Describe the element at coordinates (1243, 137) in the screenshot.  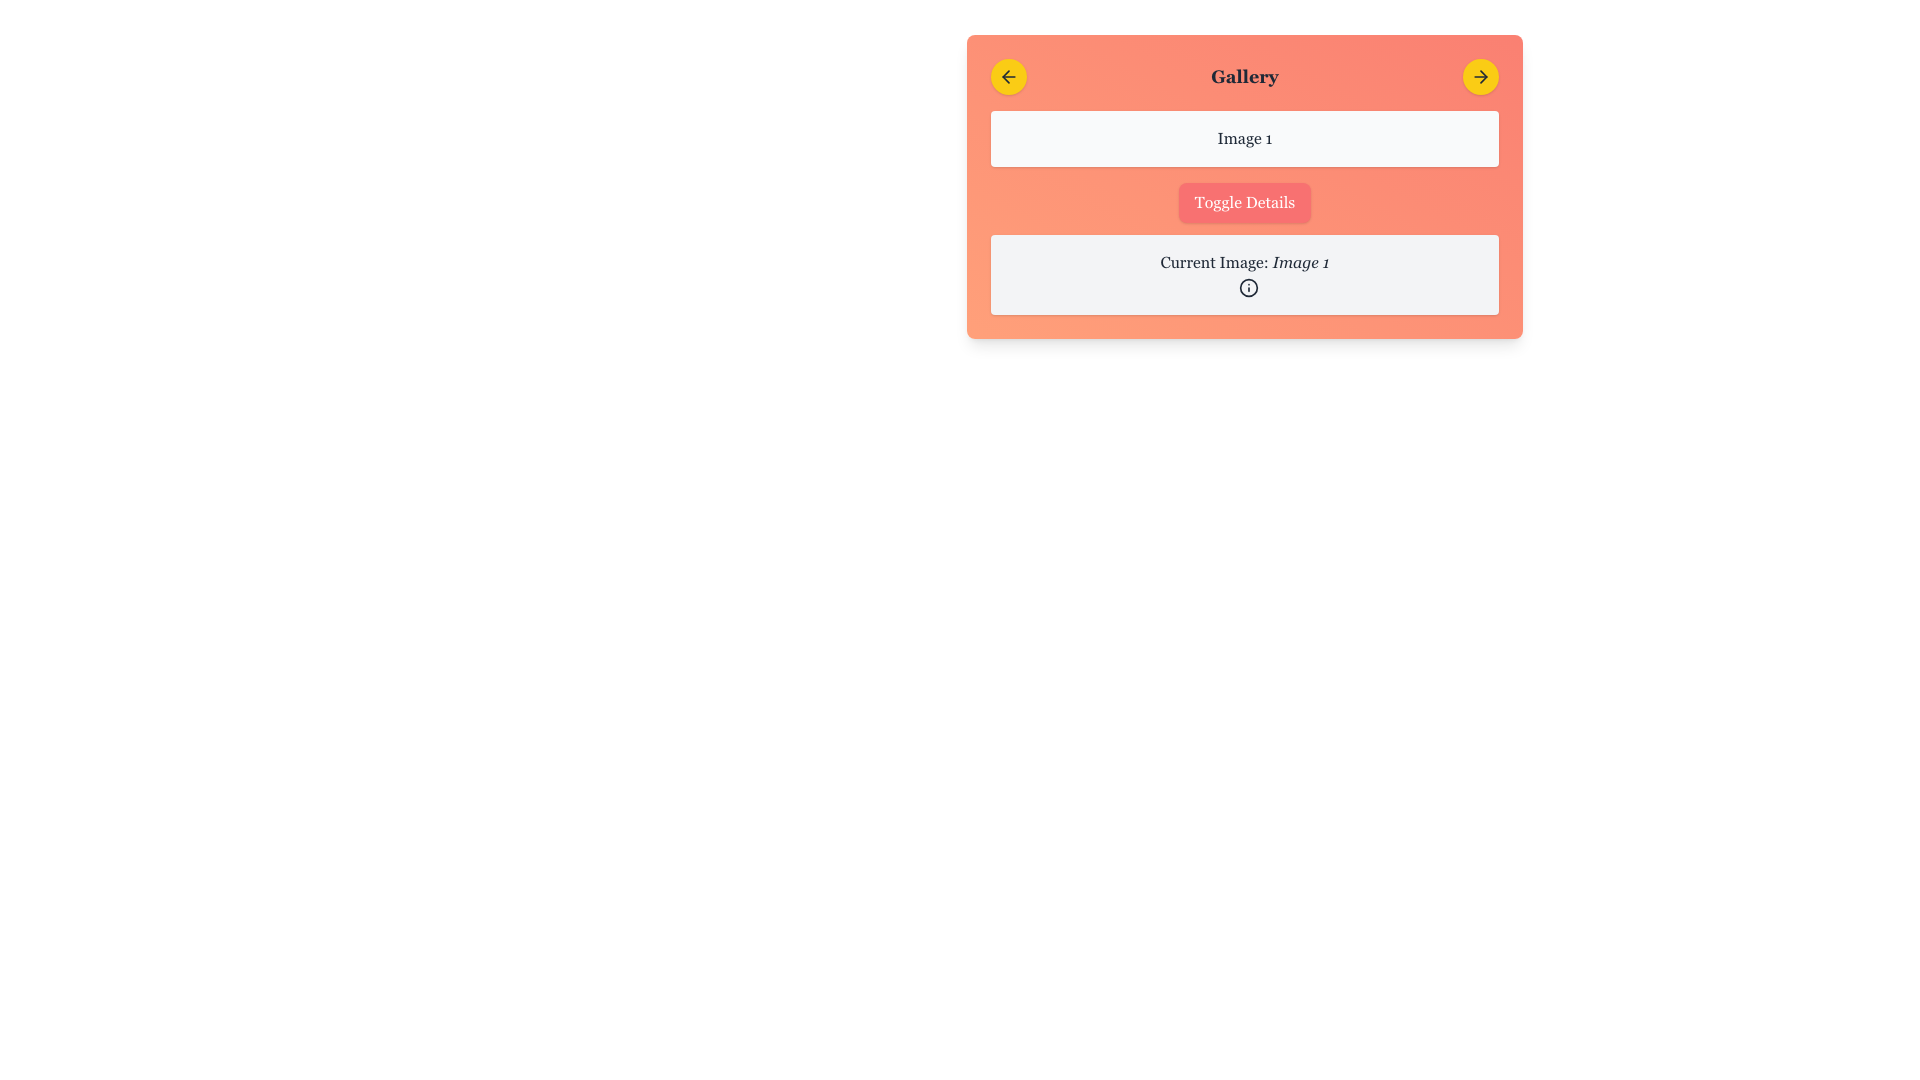
I see `the label displaying 'Image 1', which is located in the upper-middle part of the 'Gallery' box, positioned above the 'Toggle Details' button` at that location.